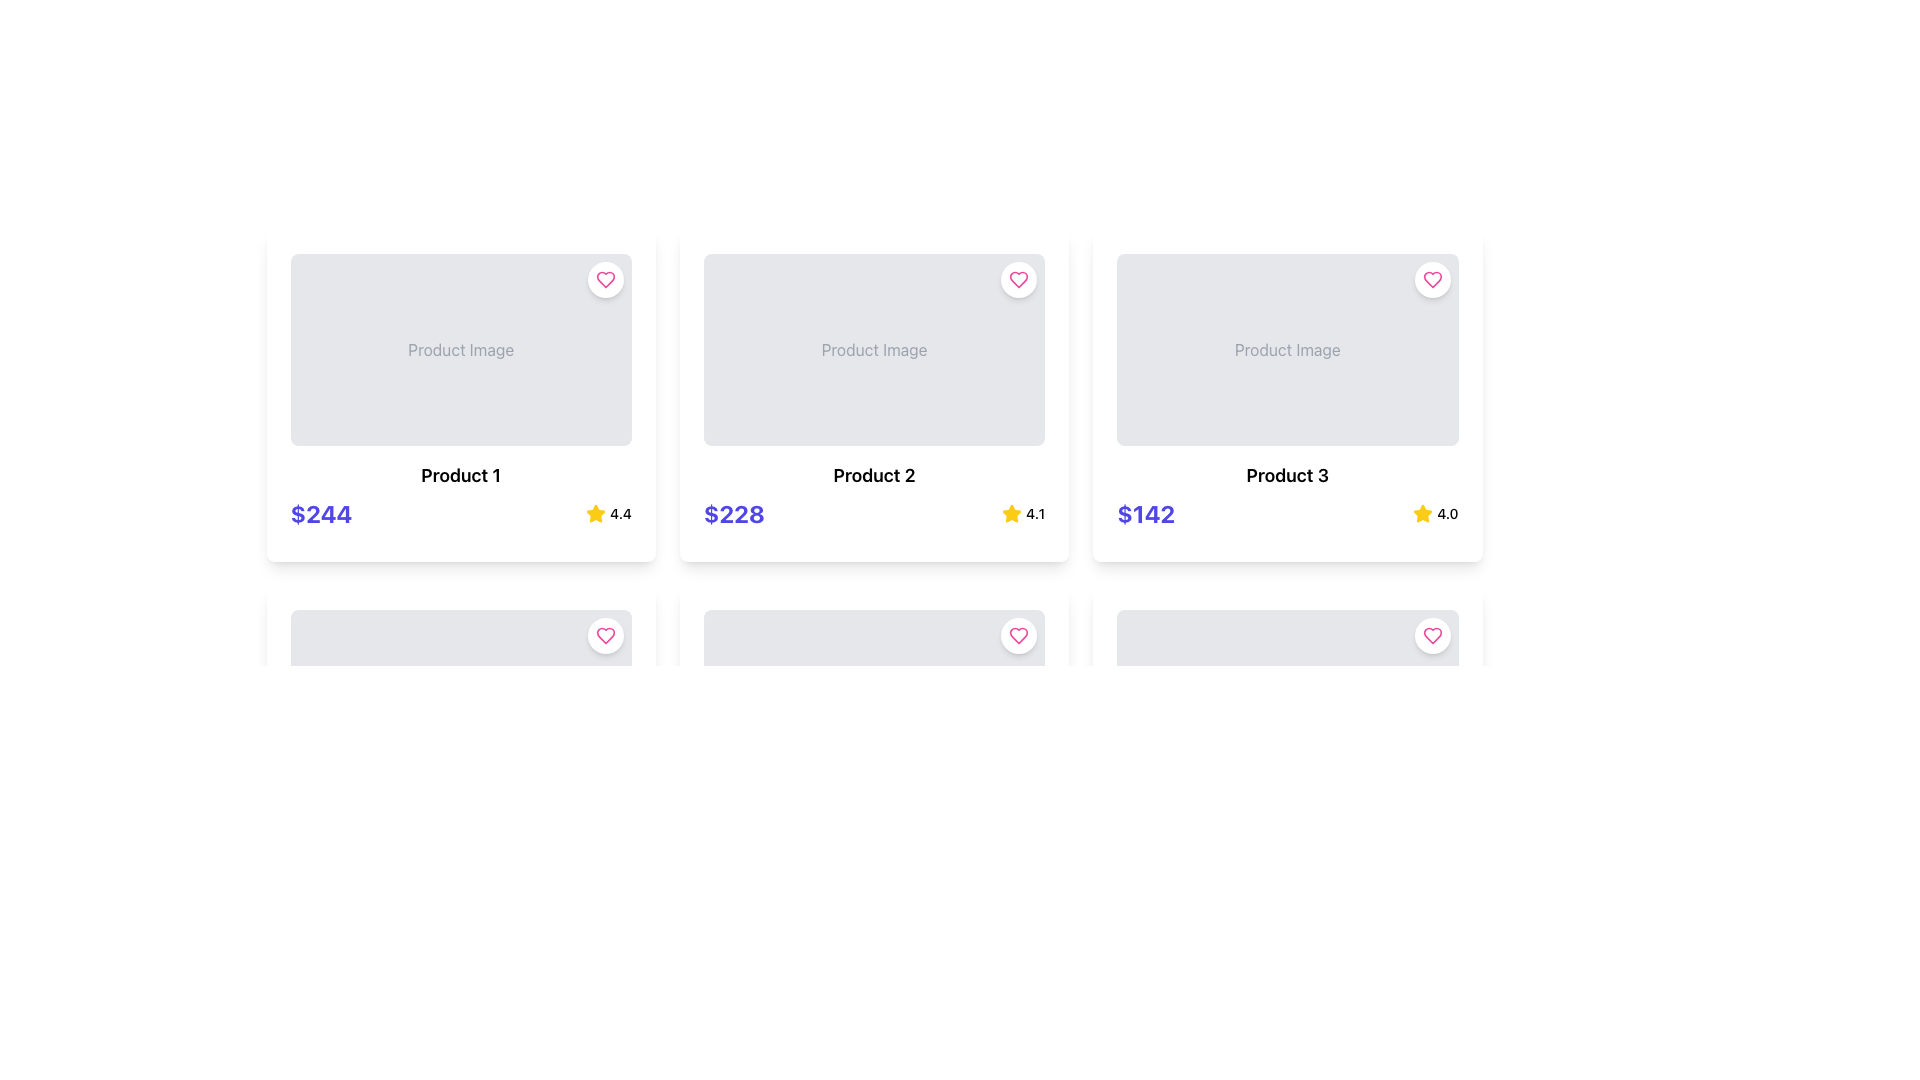  I want to click on the heart-shaped like button located in the top-right corner of the third product card, so click(1431, 636).